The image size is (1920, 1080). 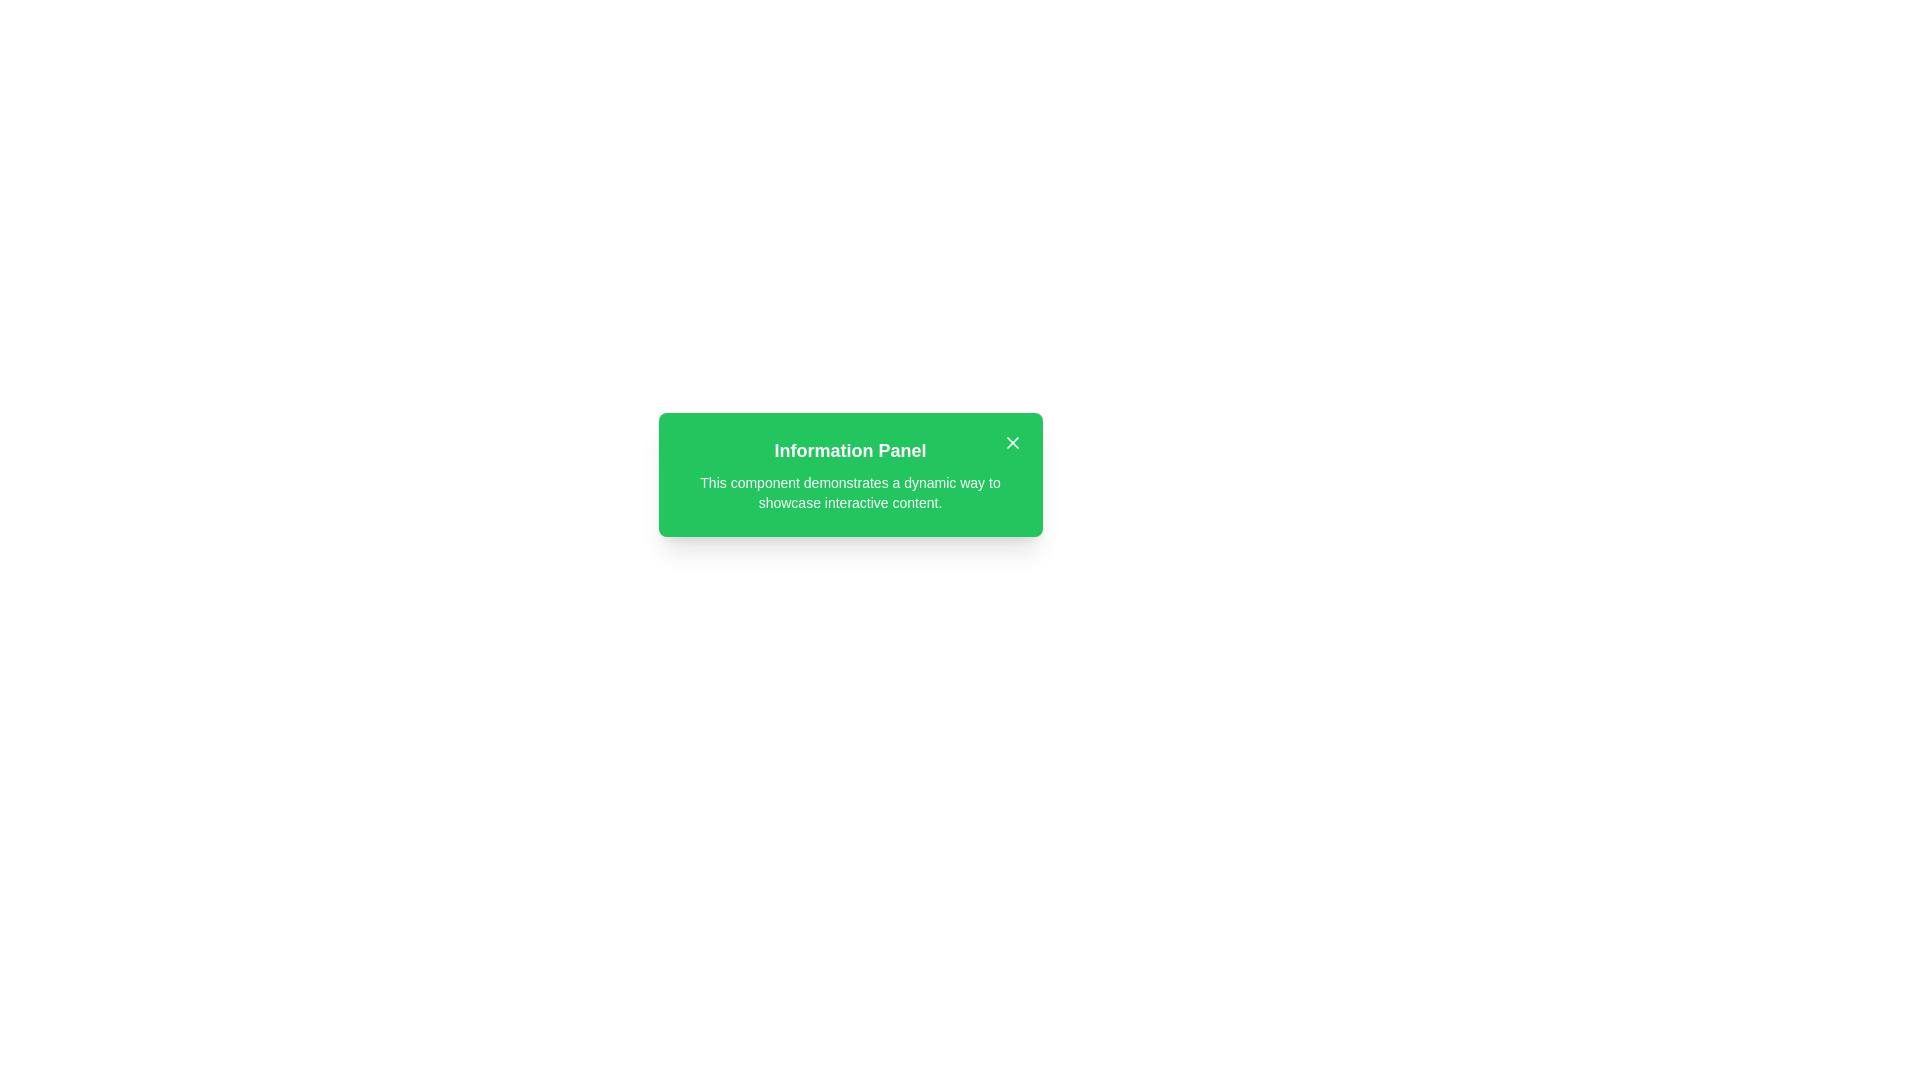 I want to click on the text header positioned at the top-center of a green panel, which serves as a title for the content displayed below, so click(x=850, y=451).